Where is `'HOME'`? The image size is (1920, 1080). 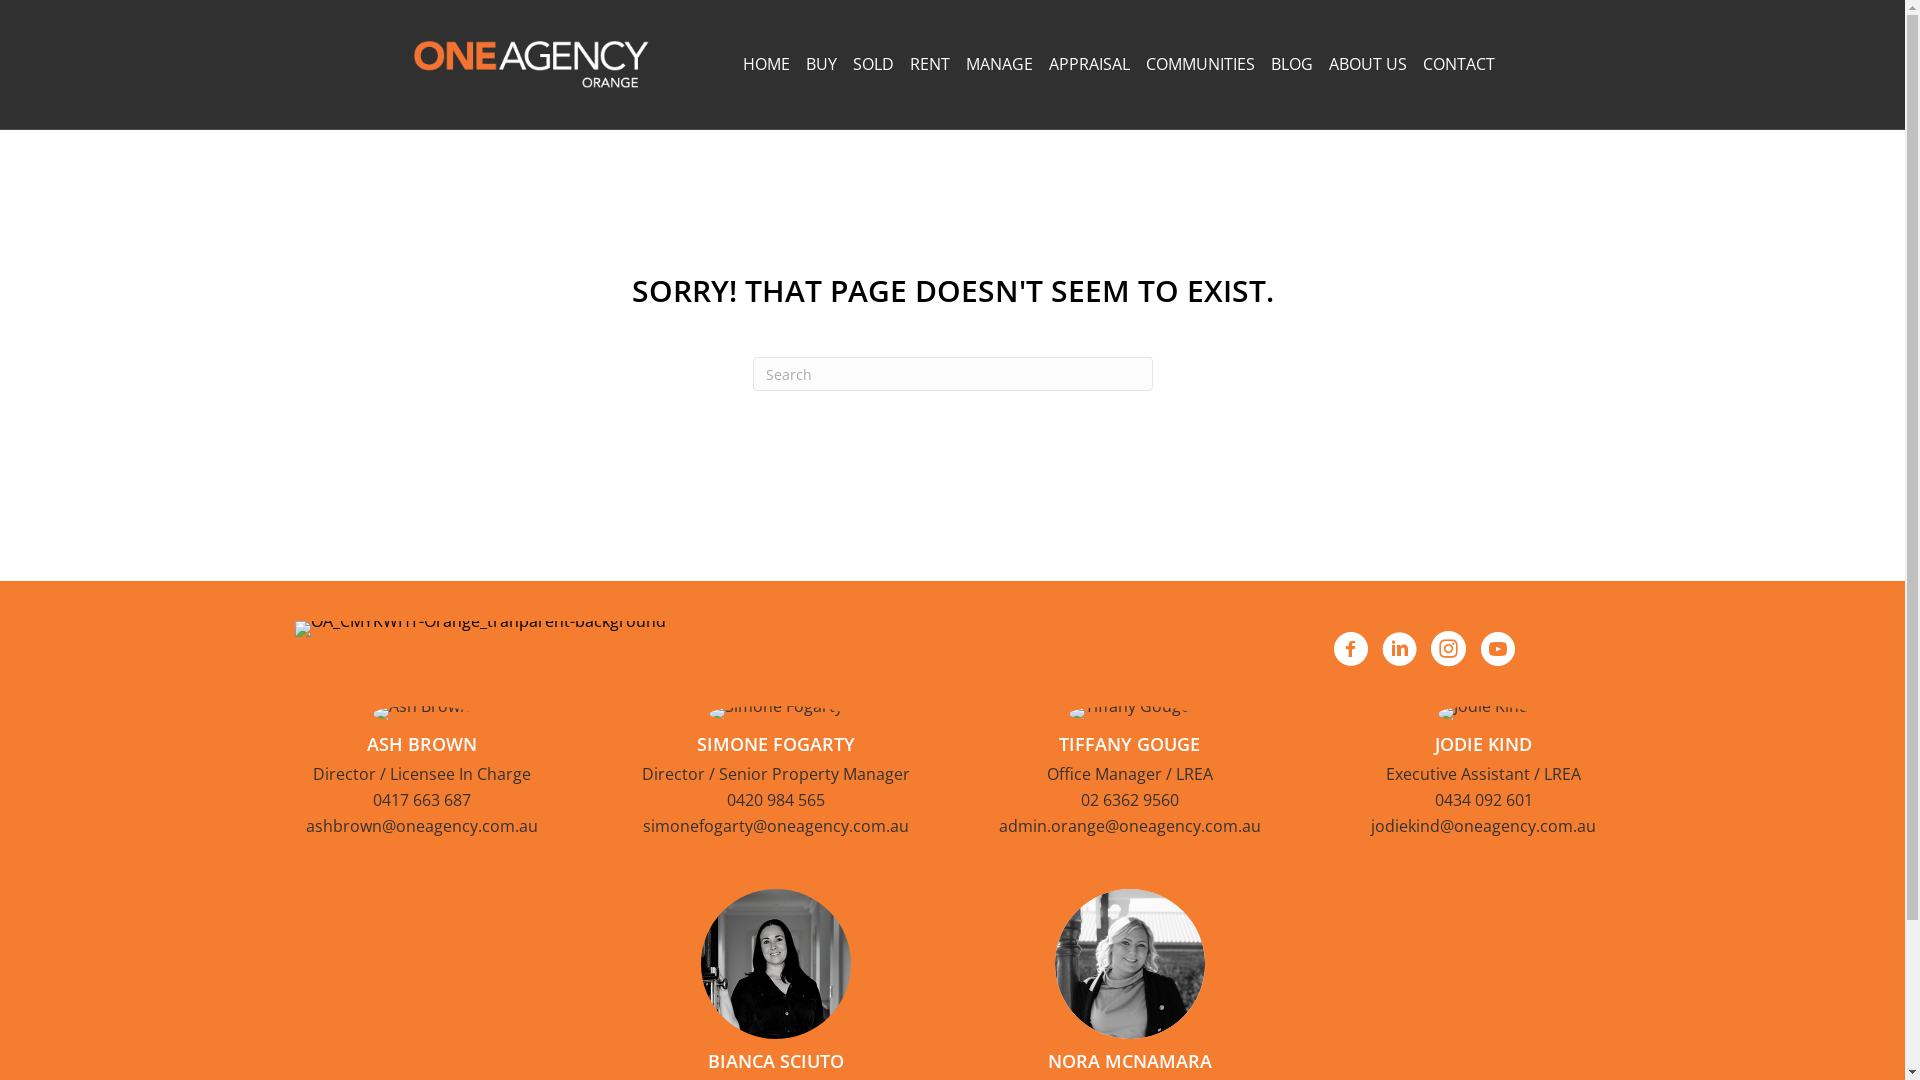
'HOME' is located at coordinates (764, 63).